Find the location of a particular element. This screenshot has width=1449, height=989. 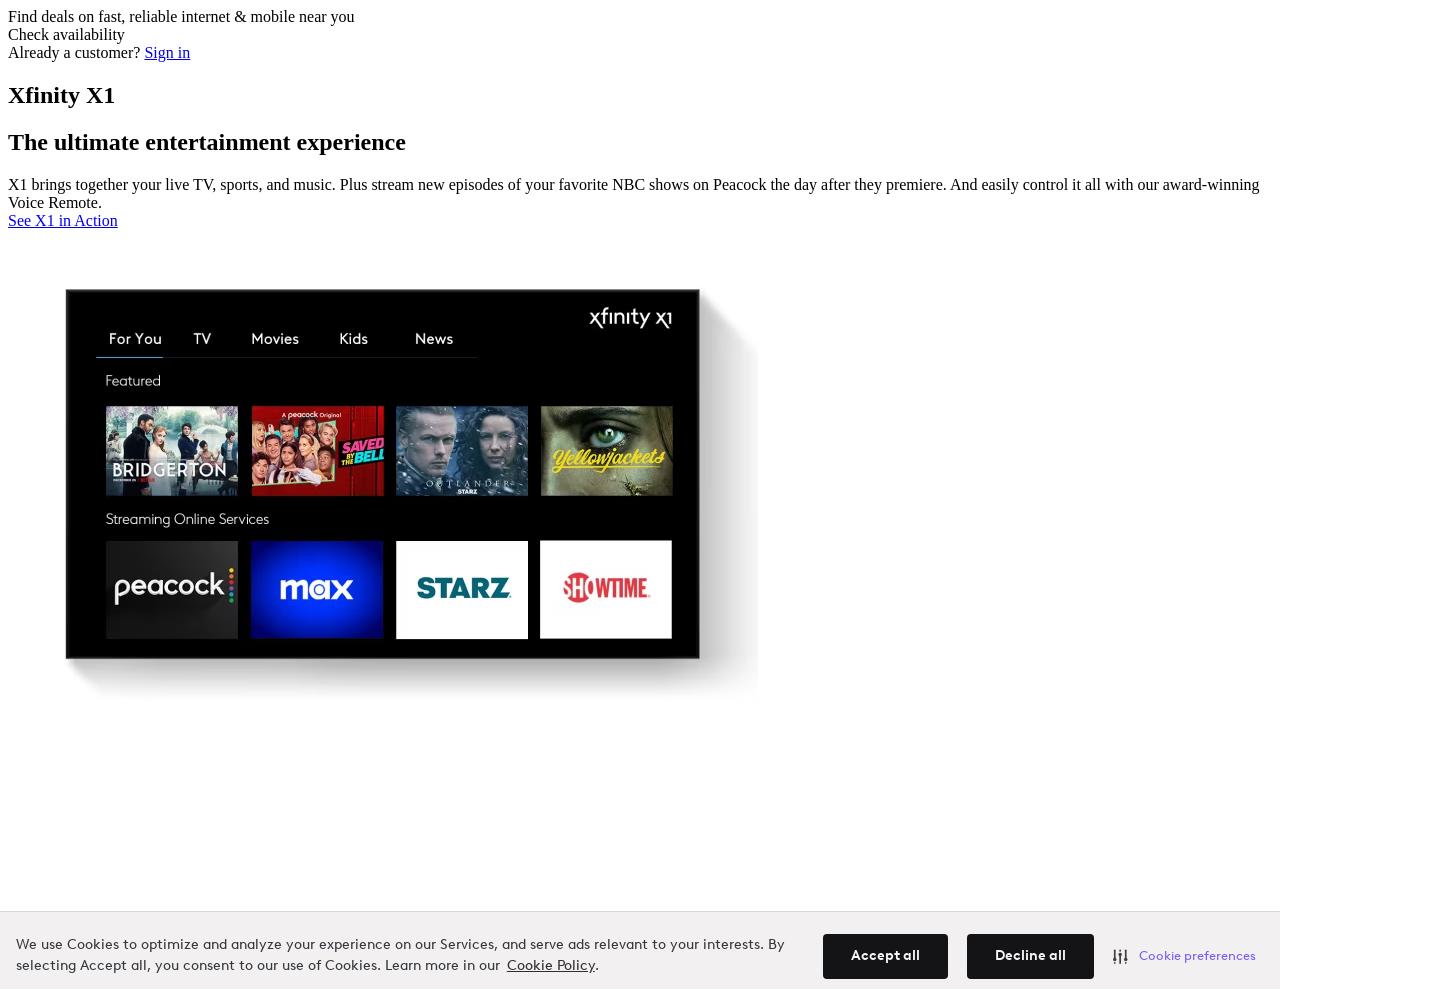

'Cookie preferences' is located at coordinates (1195, 955).